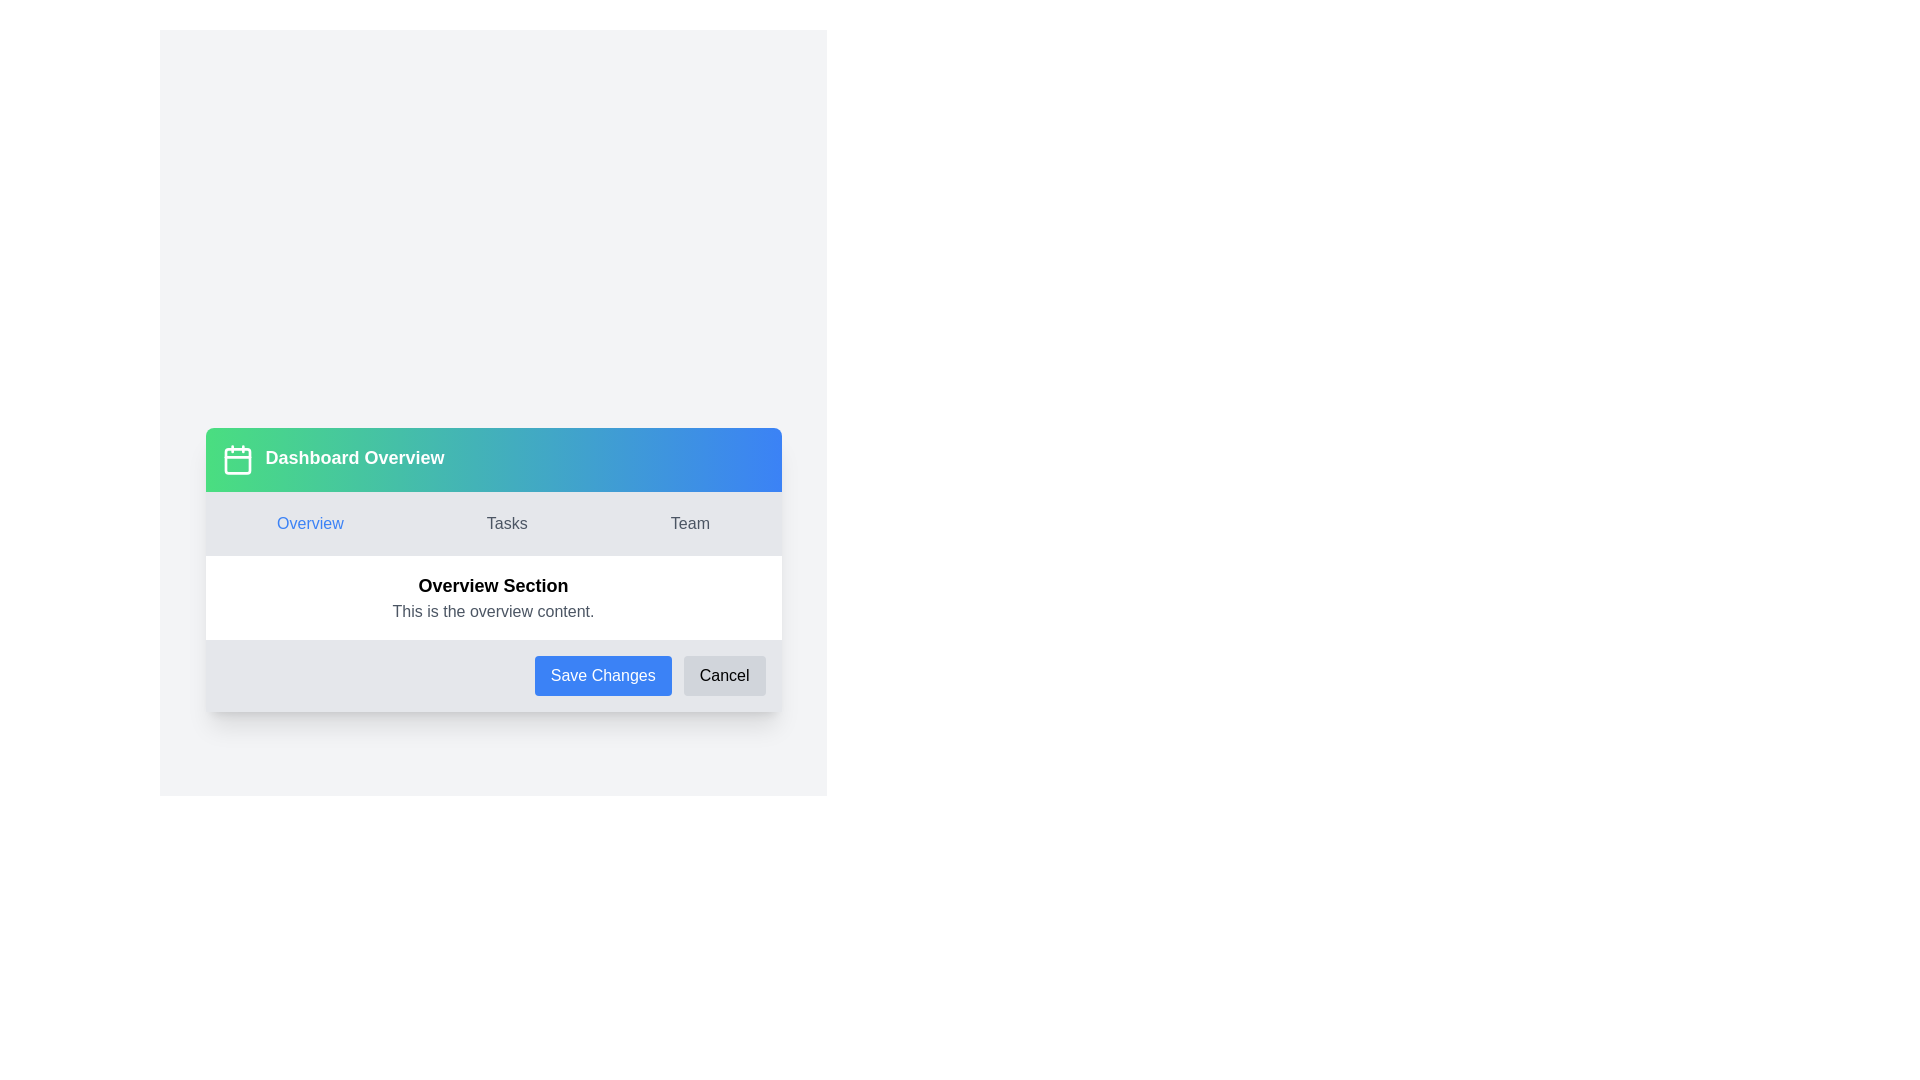 The width and height of the screenshot is (1920, 1080). Describe the element at coordinates (690, 523) in the screenshot. I see `the navigation button directing to the 'Team' section to change its state` at that location.